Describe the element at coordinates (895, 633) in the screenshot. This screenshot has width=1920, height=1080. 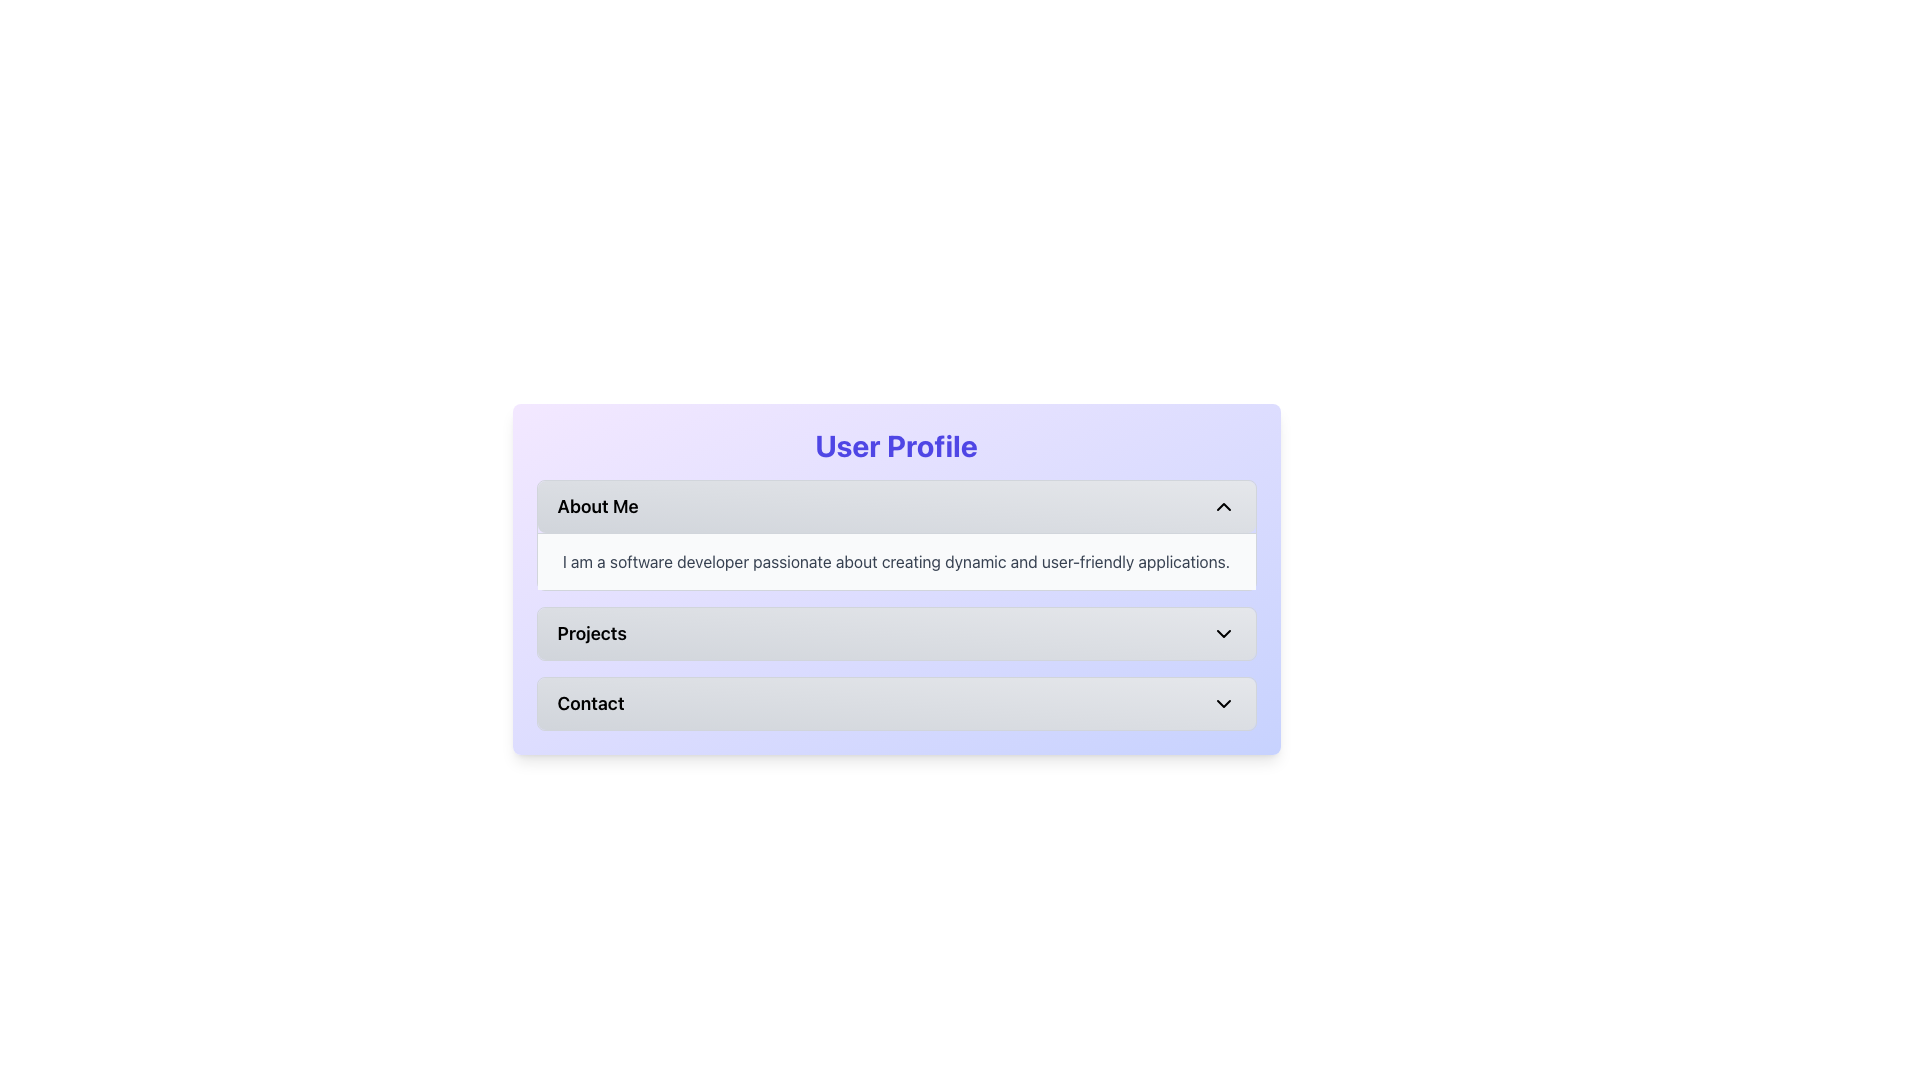
I see `the 'Projects' button, which is a rectangular button with a light gray gradient background that darkens on hover, located centrally between the 'About Me' and 'Contact' buttons` at that location.